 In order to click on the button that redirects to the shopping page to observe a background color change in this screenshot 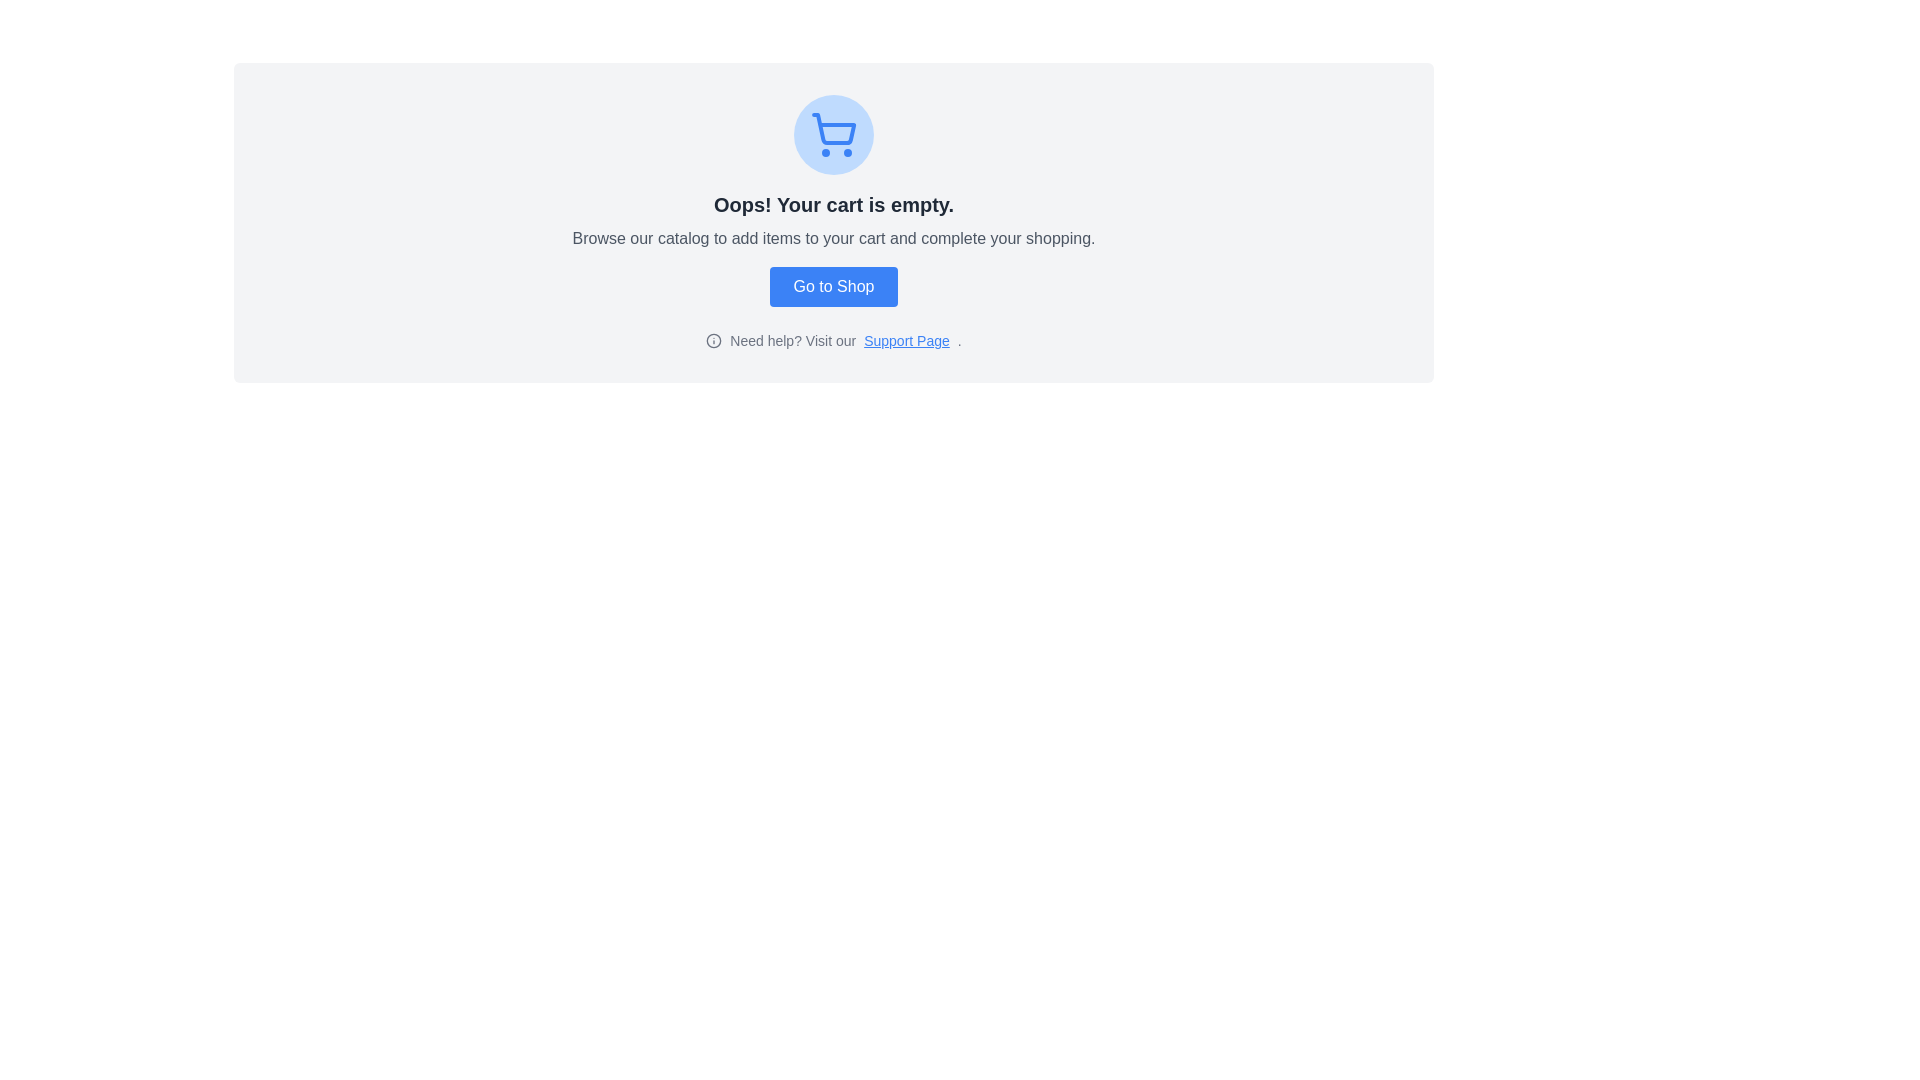, I will do `click(834, 286)`.